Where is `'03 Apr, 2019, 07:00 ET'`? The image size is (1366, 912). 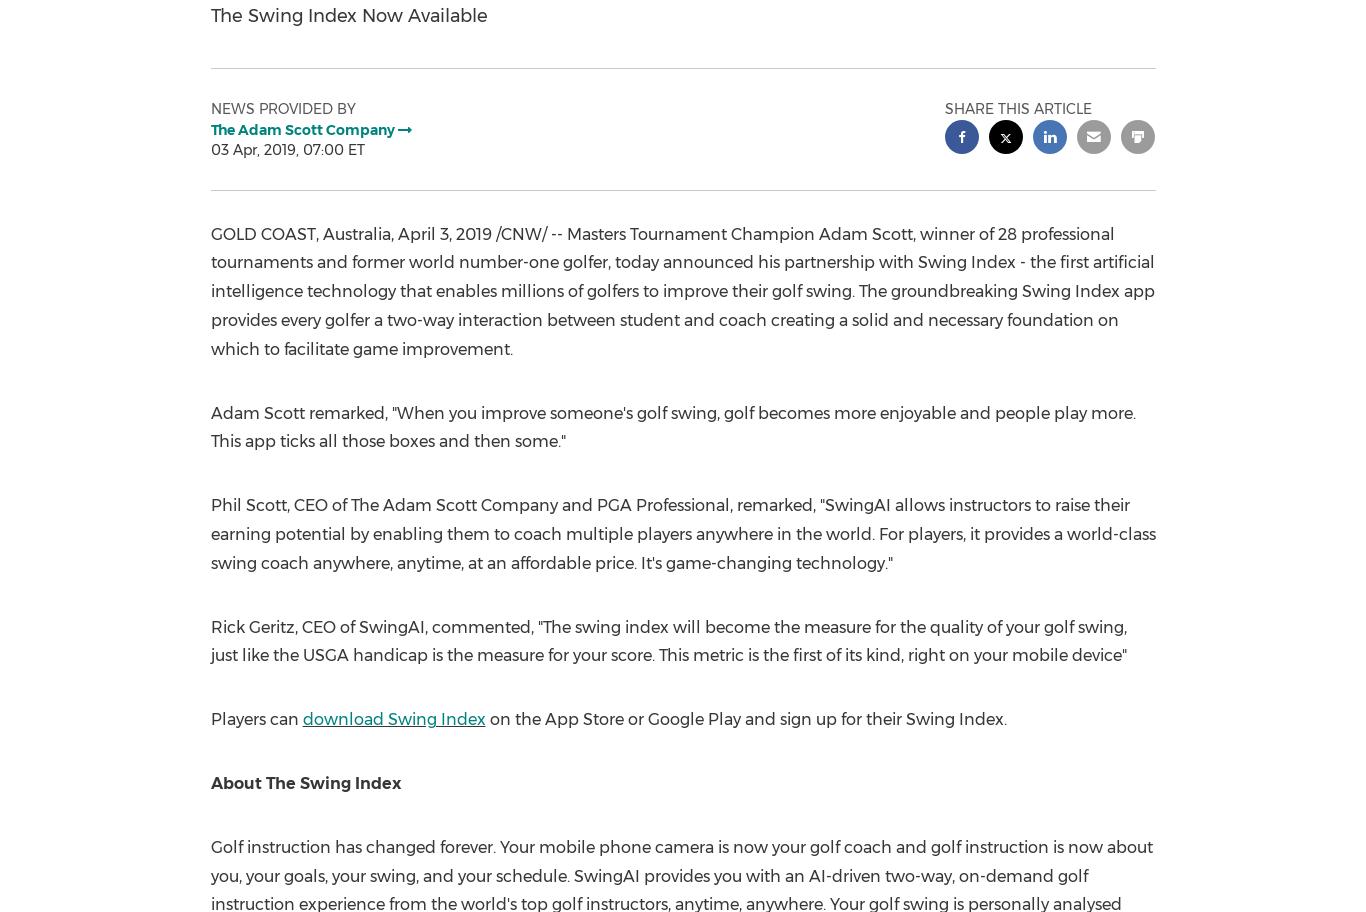
'03 Apr, 2019, 07:00 ET' is located at coordinates (286, 148).